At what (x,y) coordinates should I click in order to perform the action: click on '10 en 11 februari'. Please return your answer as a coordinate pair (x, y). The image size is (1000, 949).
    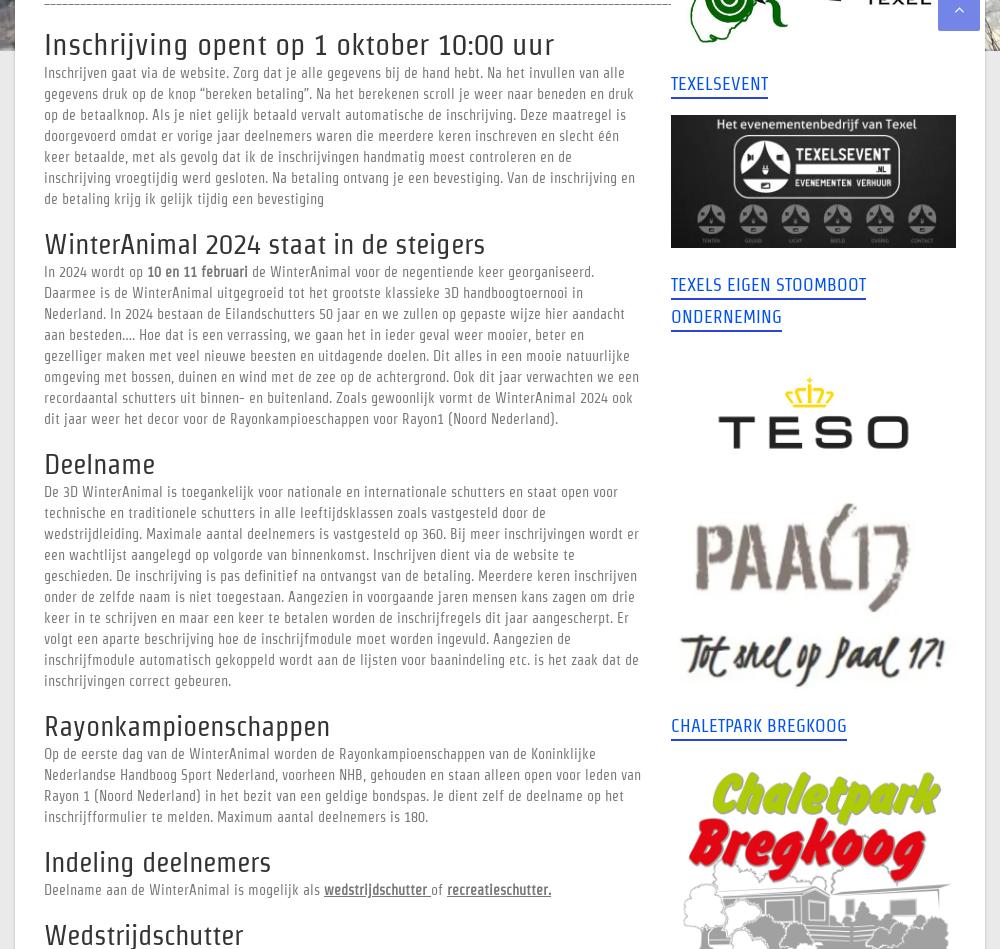
    Looking at the image, I should click on (196, 270).